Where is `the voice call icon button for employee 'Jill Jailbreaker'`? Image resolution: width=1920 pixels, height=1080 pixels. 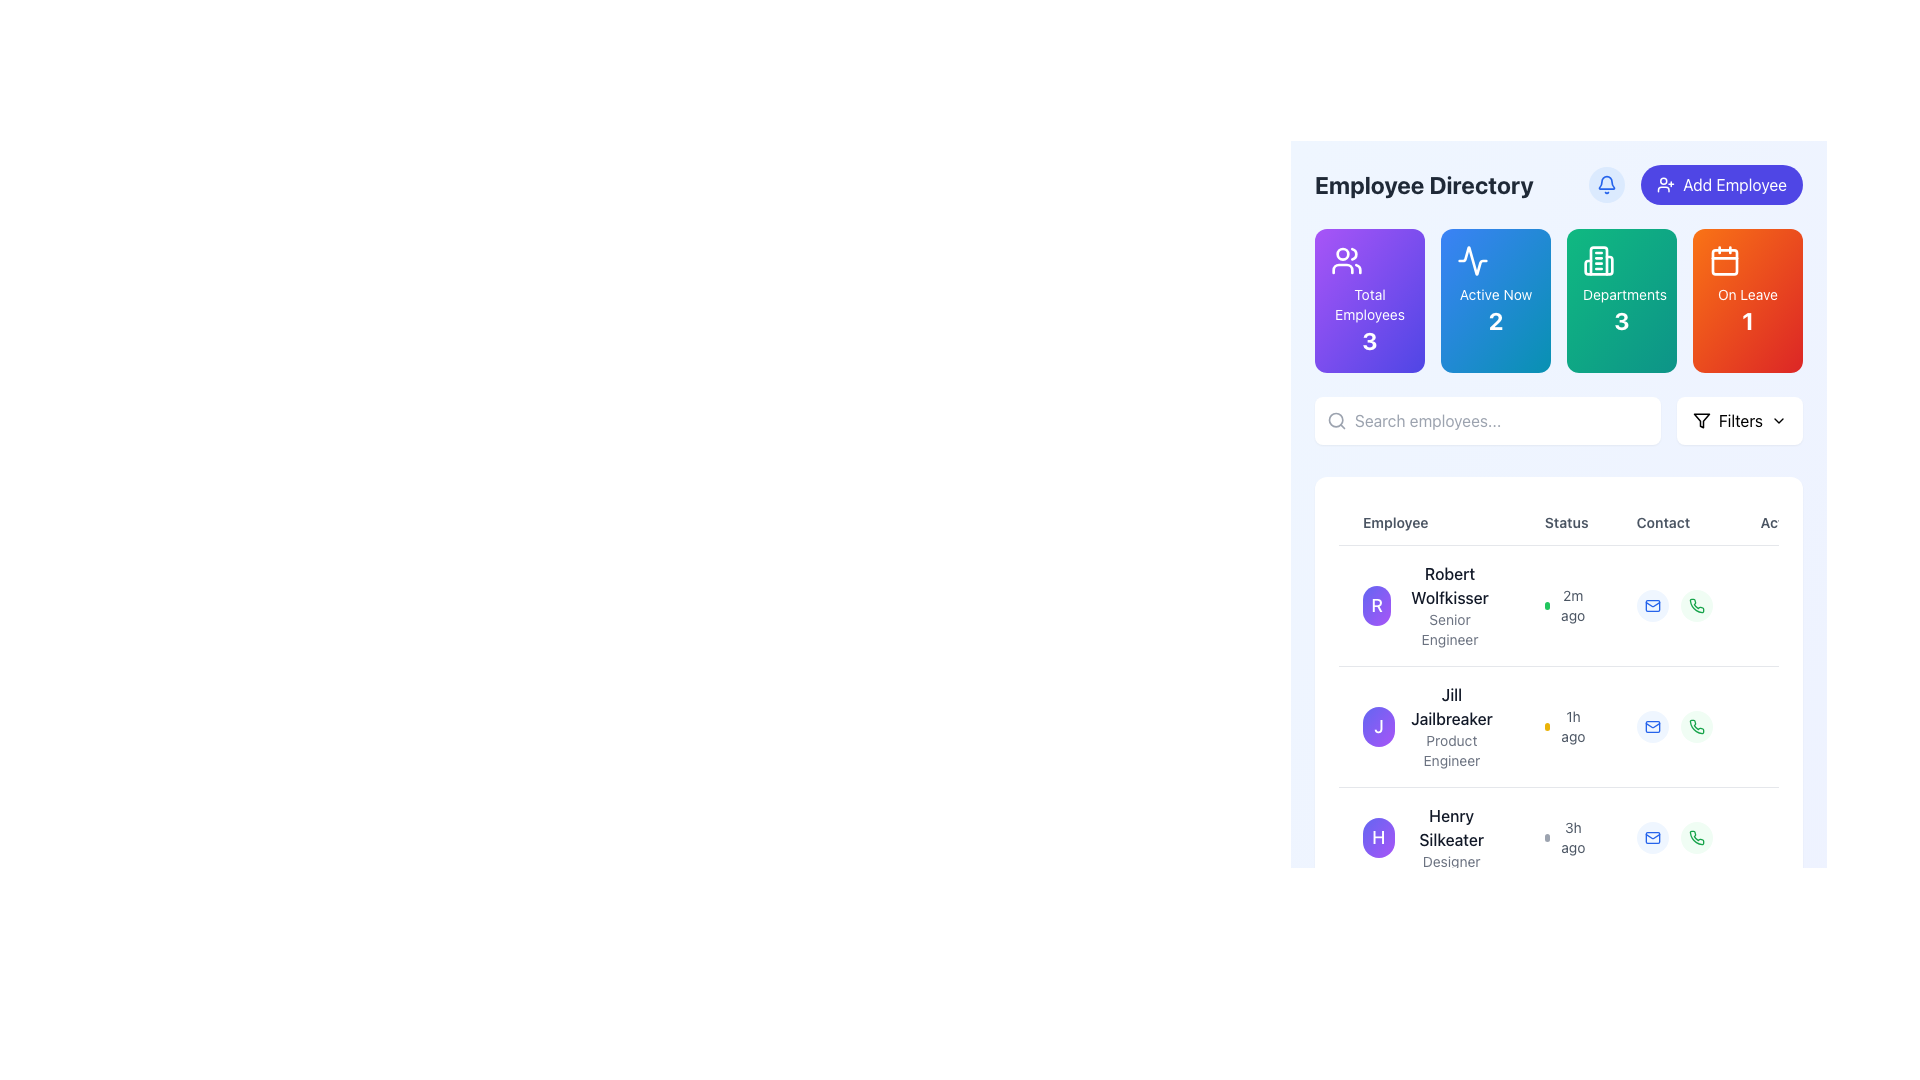
the voice call icon button for employee 'Jill Jailbreaker' is located at coordinates (1695, 726).